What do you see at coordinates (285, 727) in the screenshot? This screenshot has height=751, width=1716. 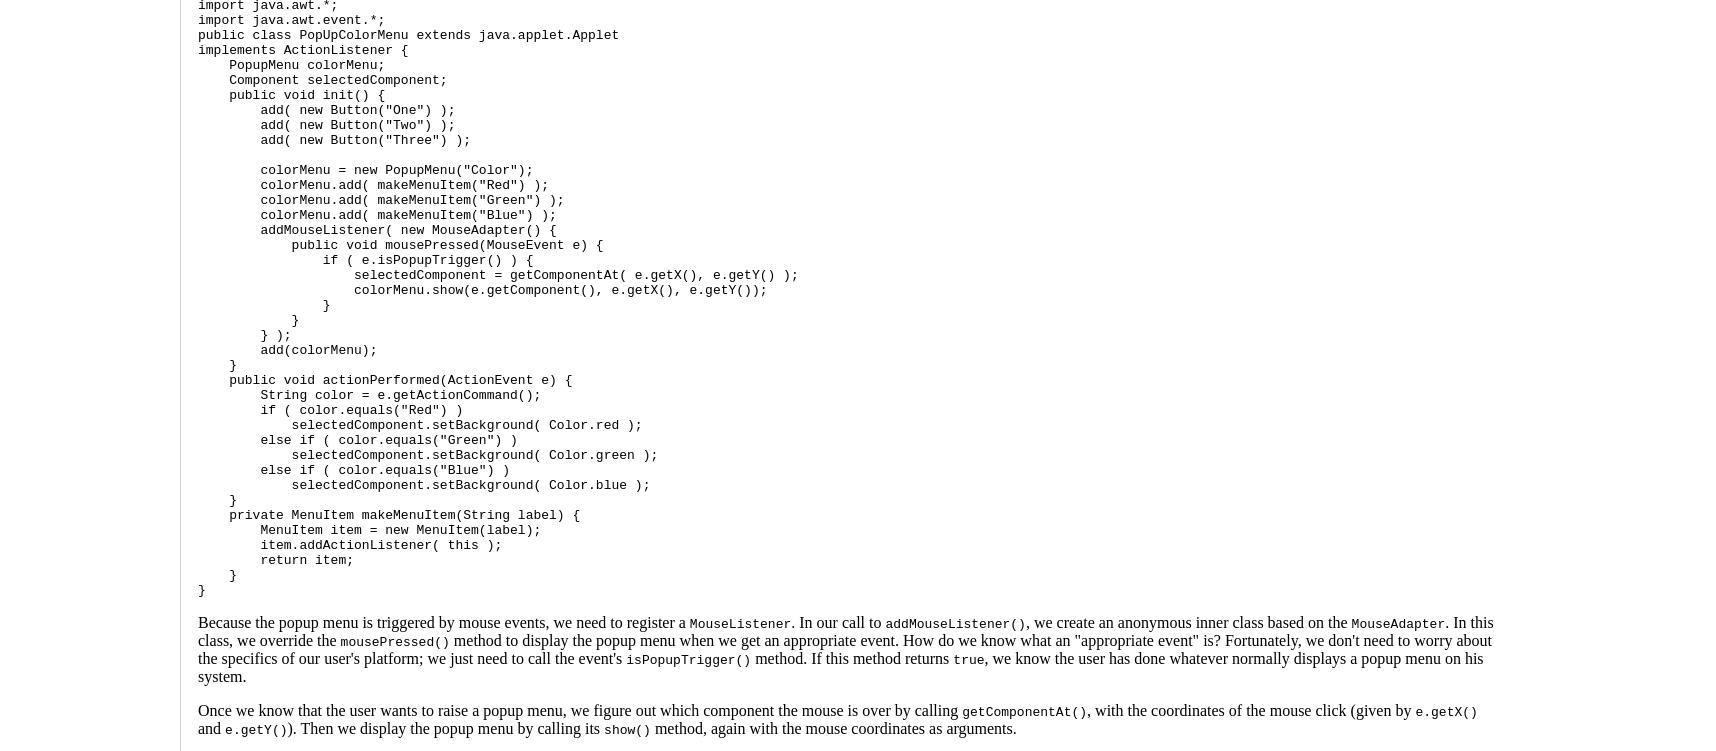 I see `'). Then we display the popup menu
by calling its'` at bounding box center [285, 727].